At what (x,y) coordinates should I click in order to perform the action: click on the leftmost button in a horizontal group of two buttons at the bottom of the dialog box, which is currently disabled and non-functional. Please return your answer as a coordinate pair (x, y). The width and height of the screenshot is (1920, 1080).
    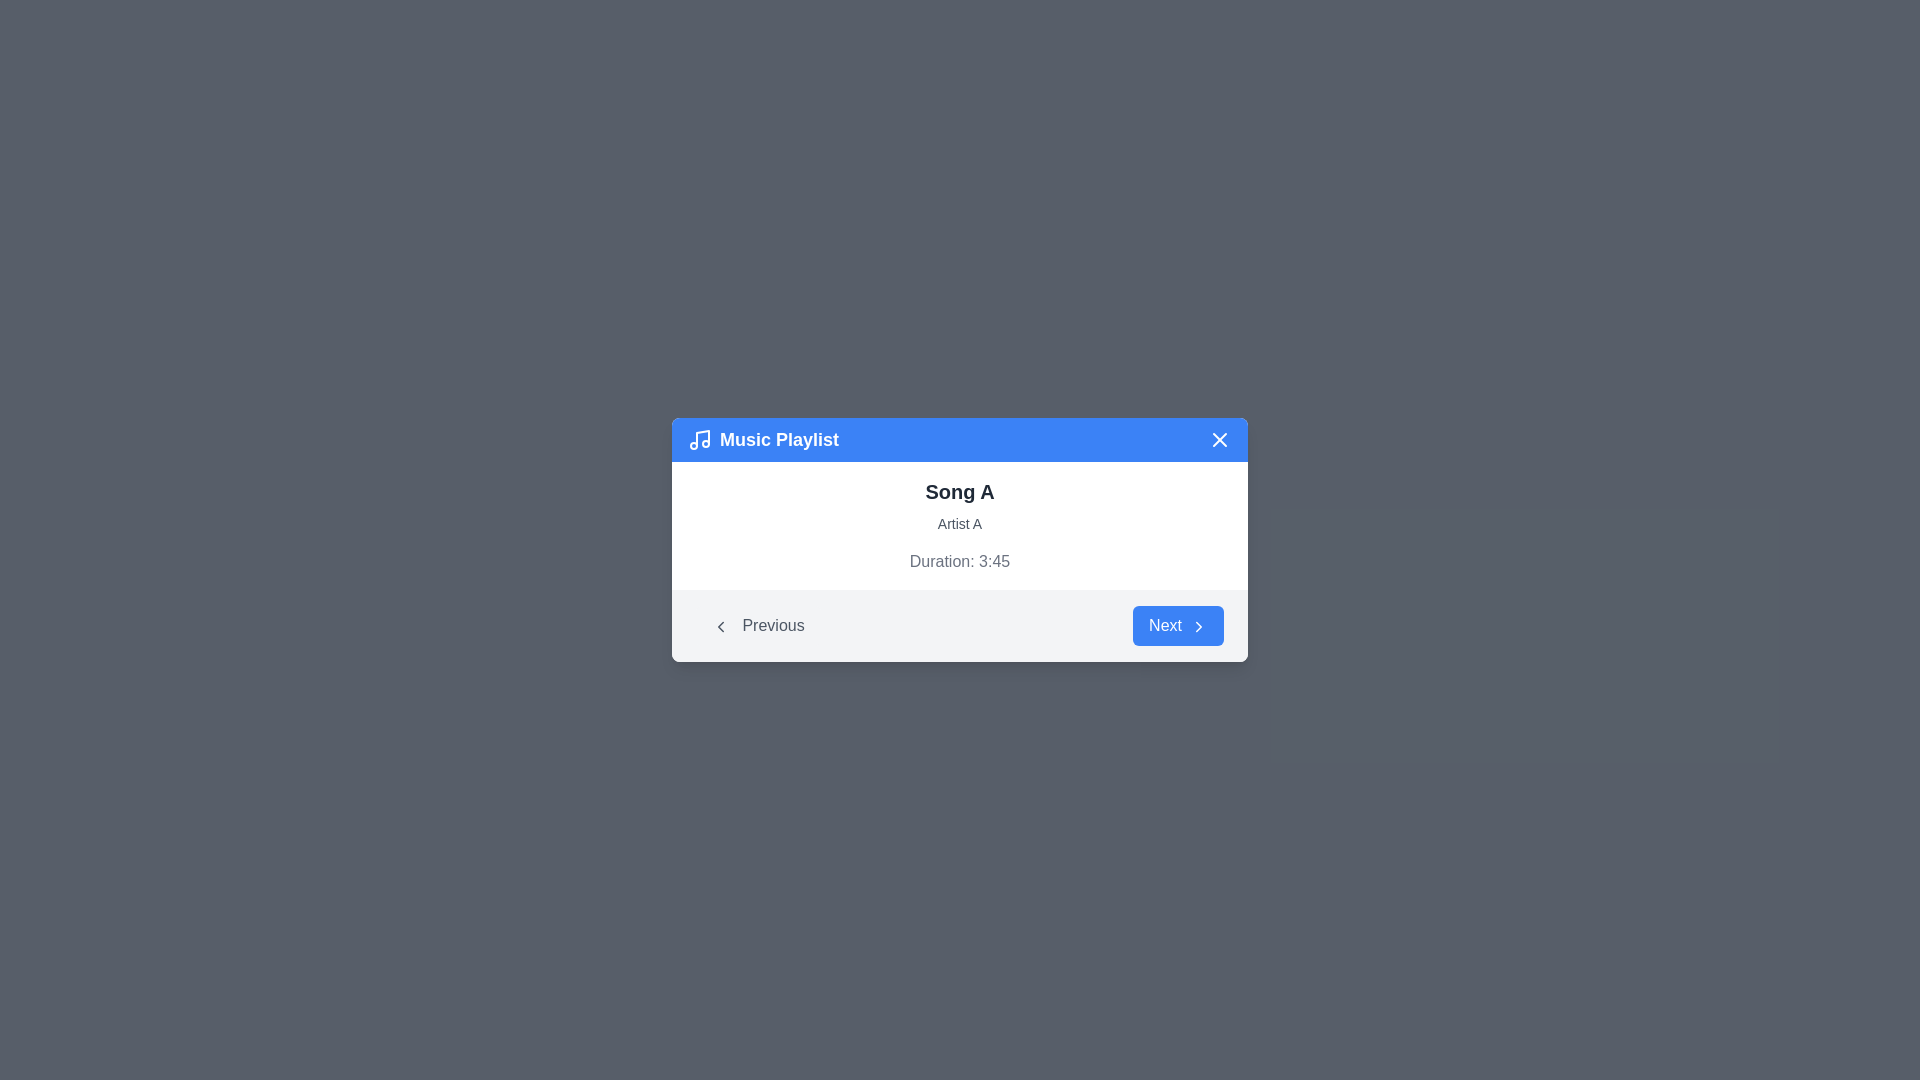
    Looking at the image, I should click on (757, 624).